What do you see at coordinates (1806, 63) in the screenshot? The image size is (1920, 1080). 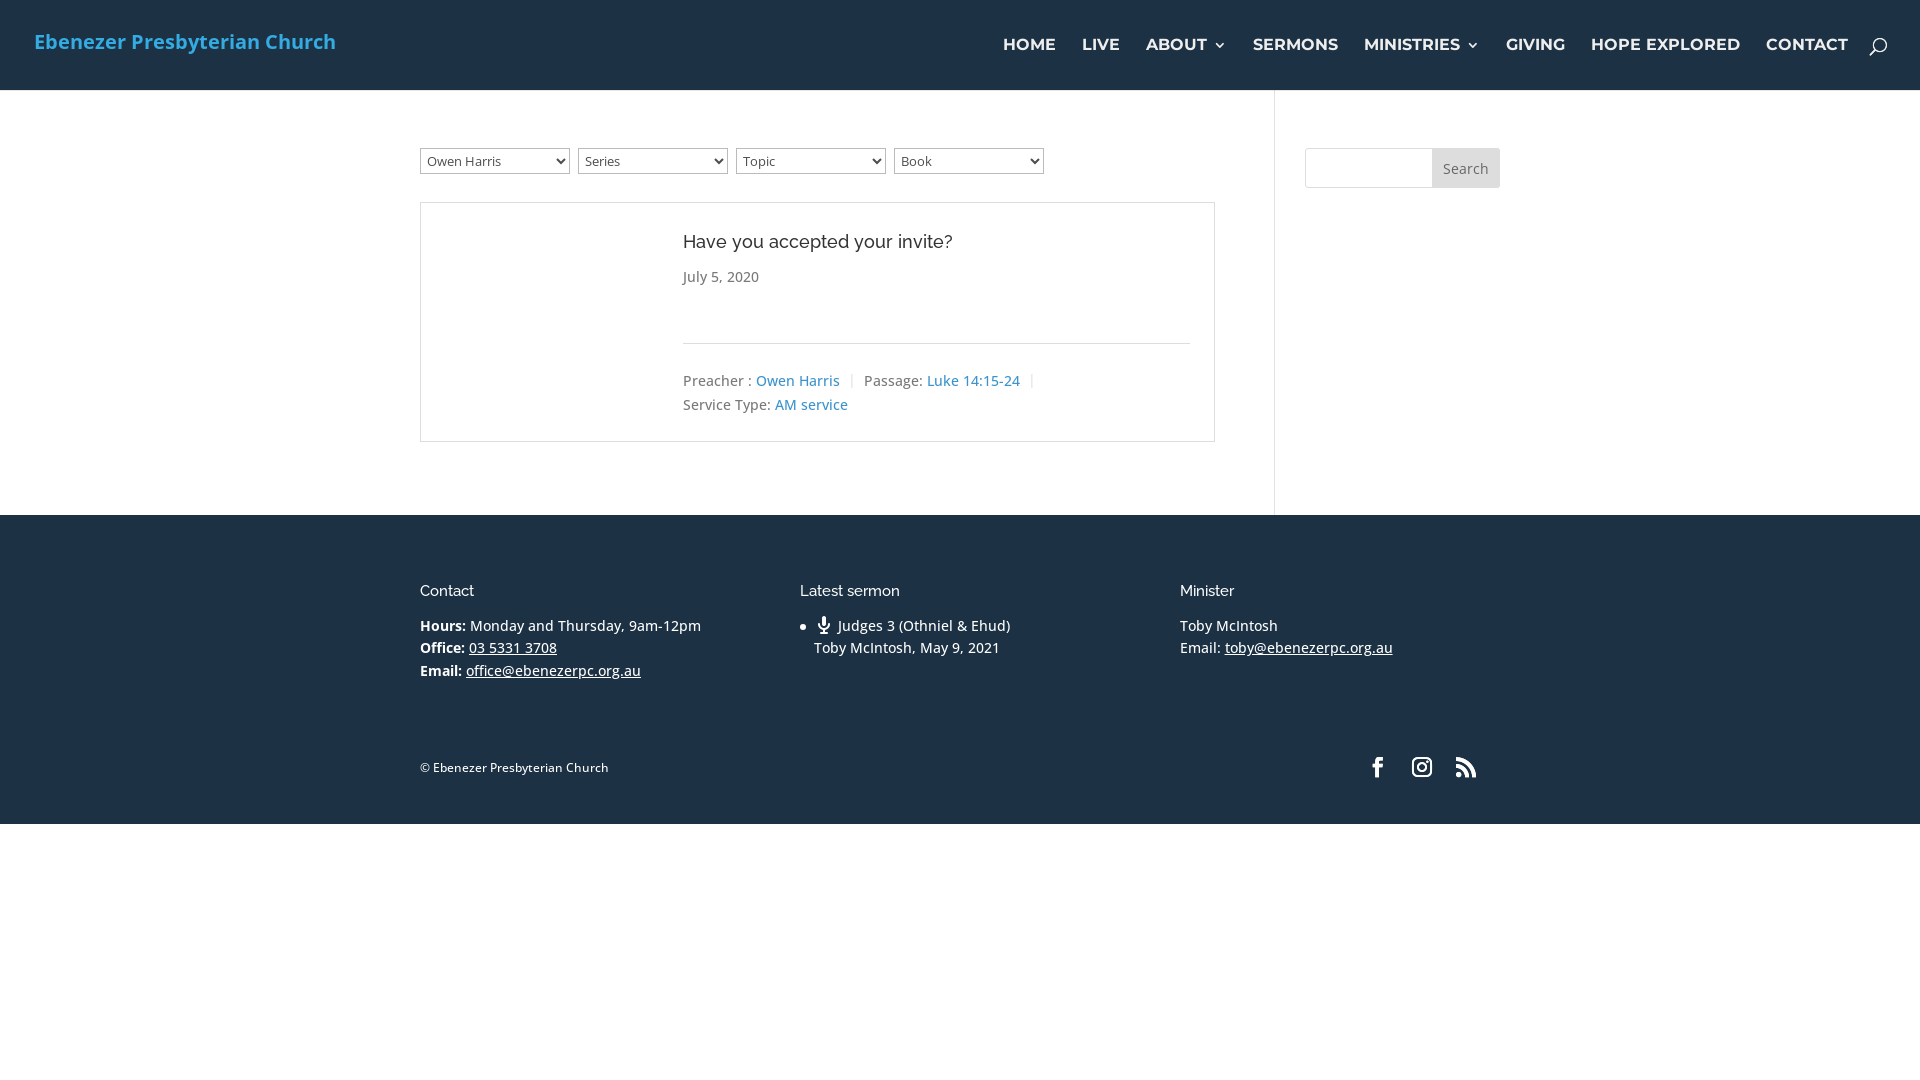 I see `'CONTACT'` at bounding box center [1806, 63].